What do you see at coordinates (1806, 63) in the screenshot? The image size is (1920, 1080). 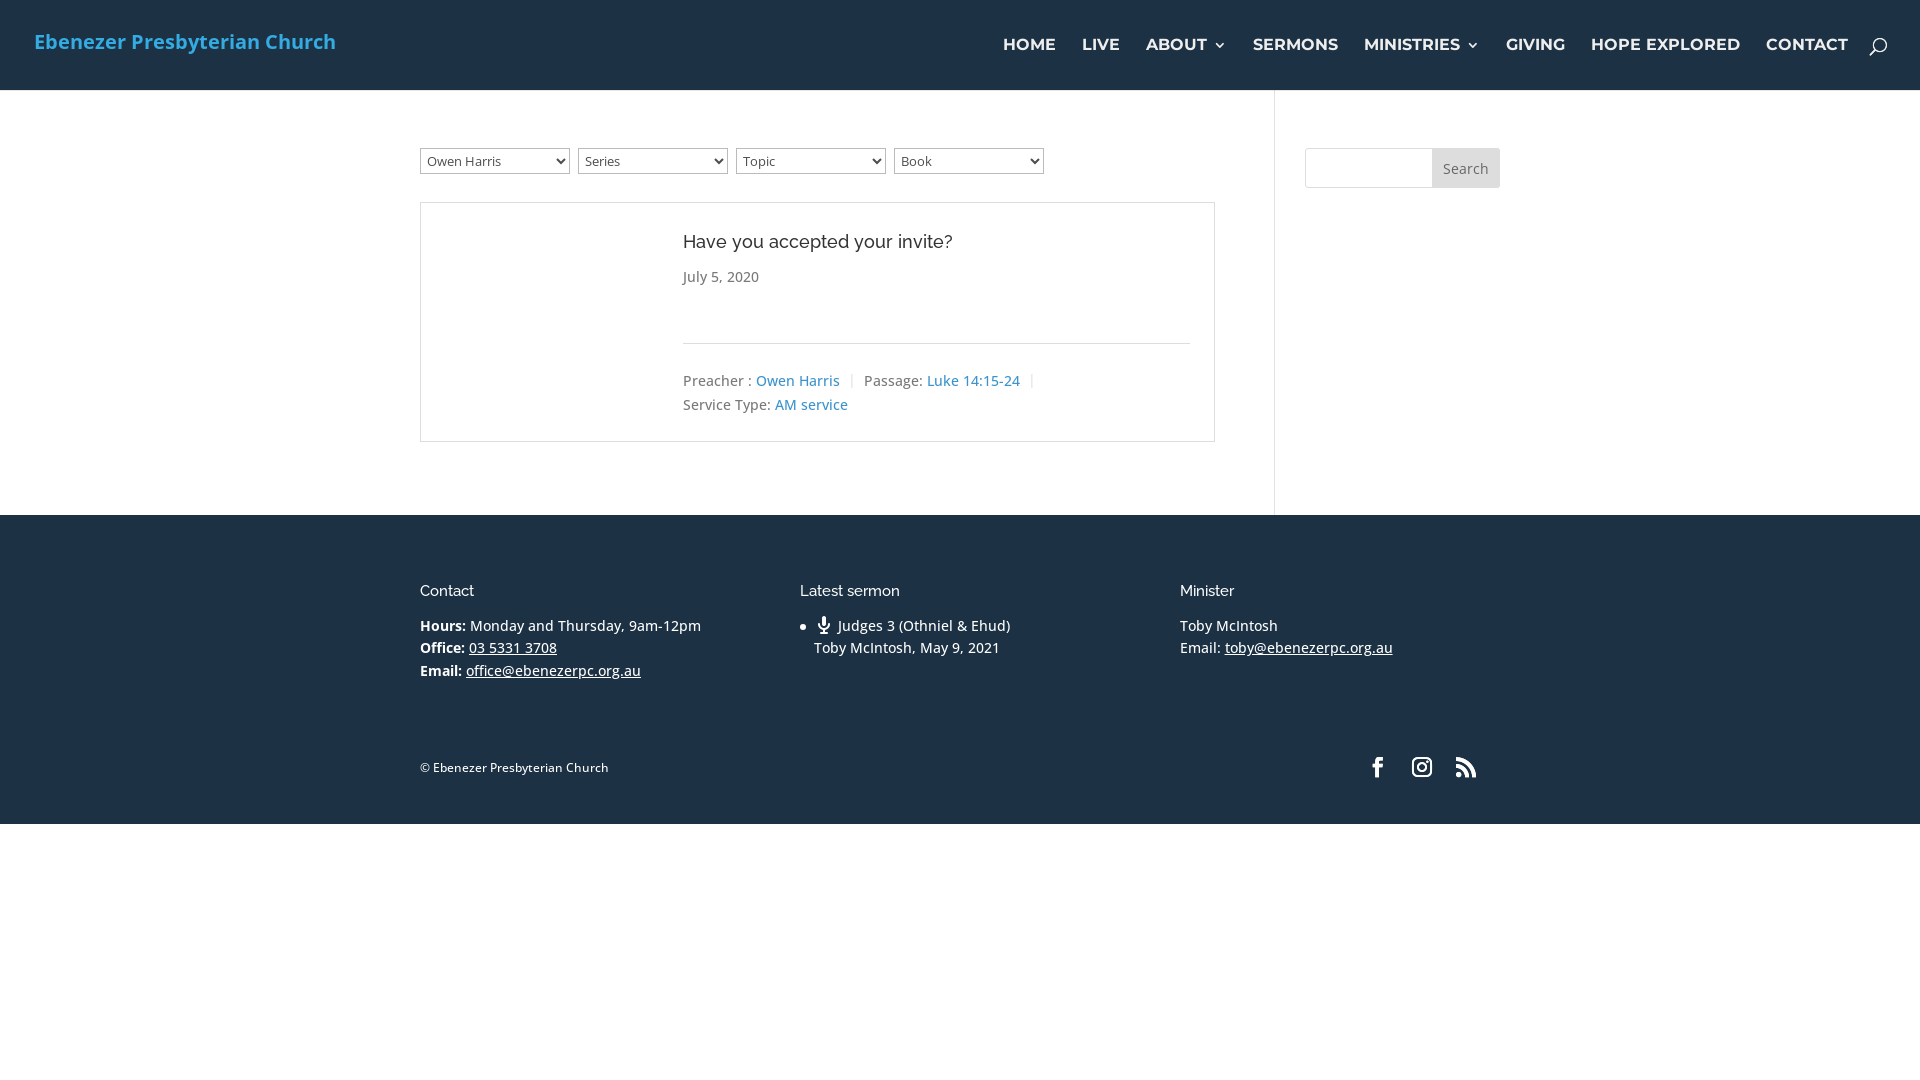 I see `'CONTACT'` at bounding box center [1806, 63].